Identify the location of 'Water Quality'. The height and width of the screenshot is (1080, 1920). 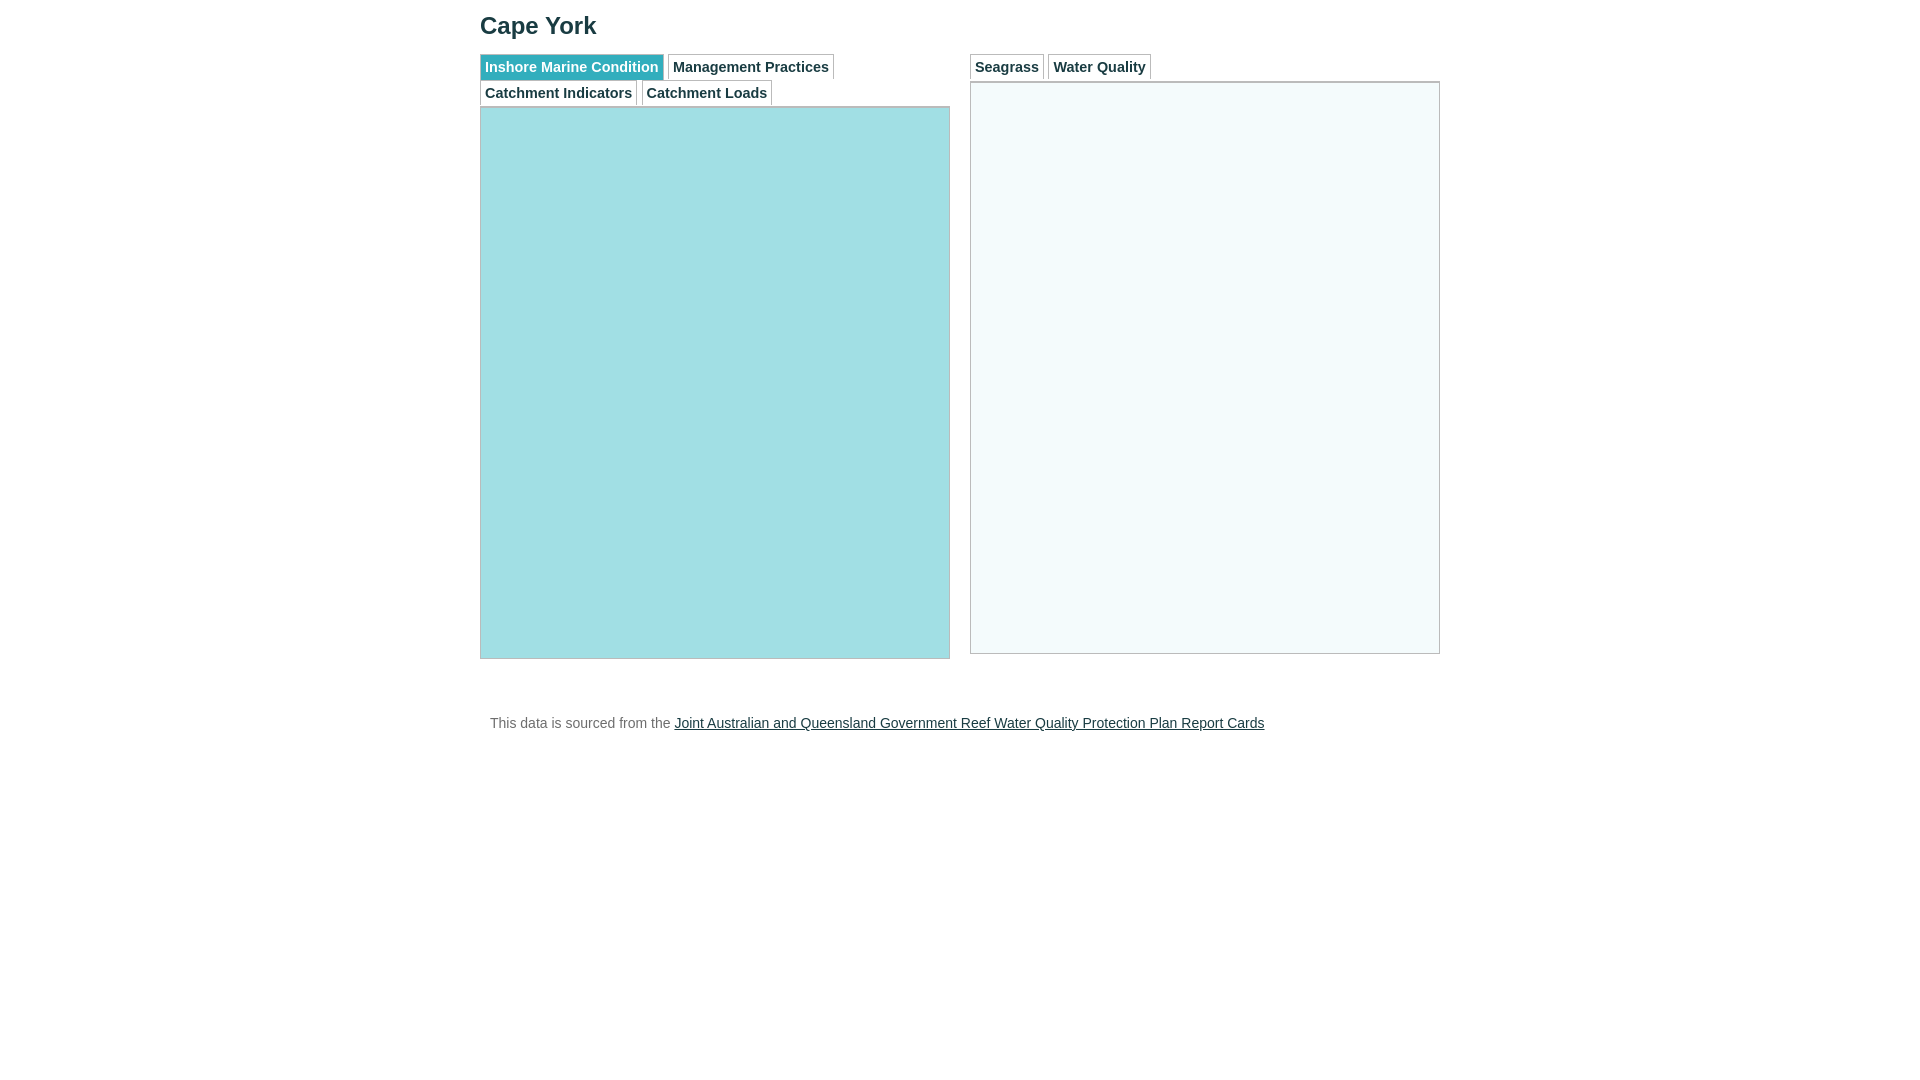
(1046, 65).